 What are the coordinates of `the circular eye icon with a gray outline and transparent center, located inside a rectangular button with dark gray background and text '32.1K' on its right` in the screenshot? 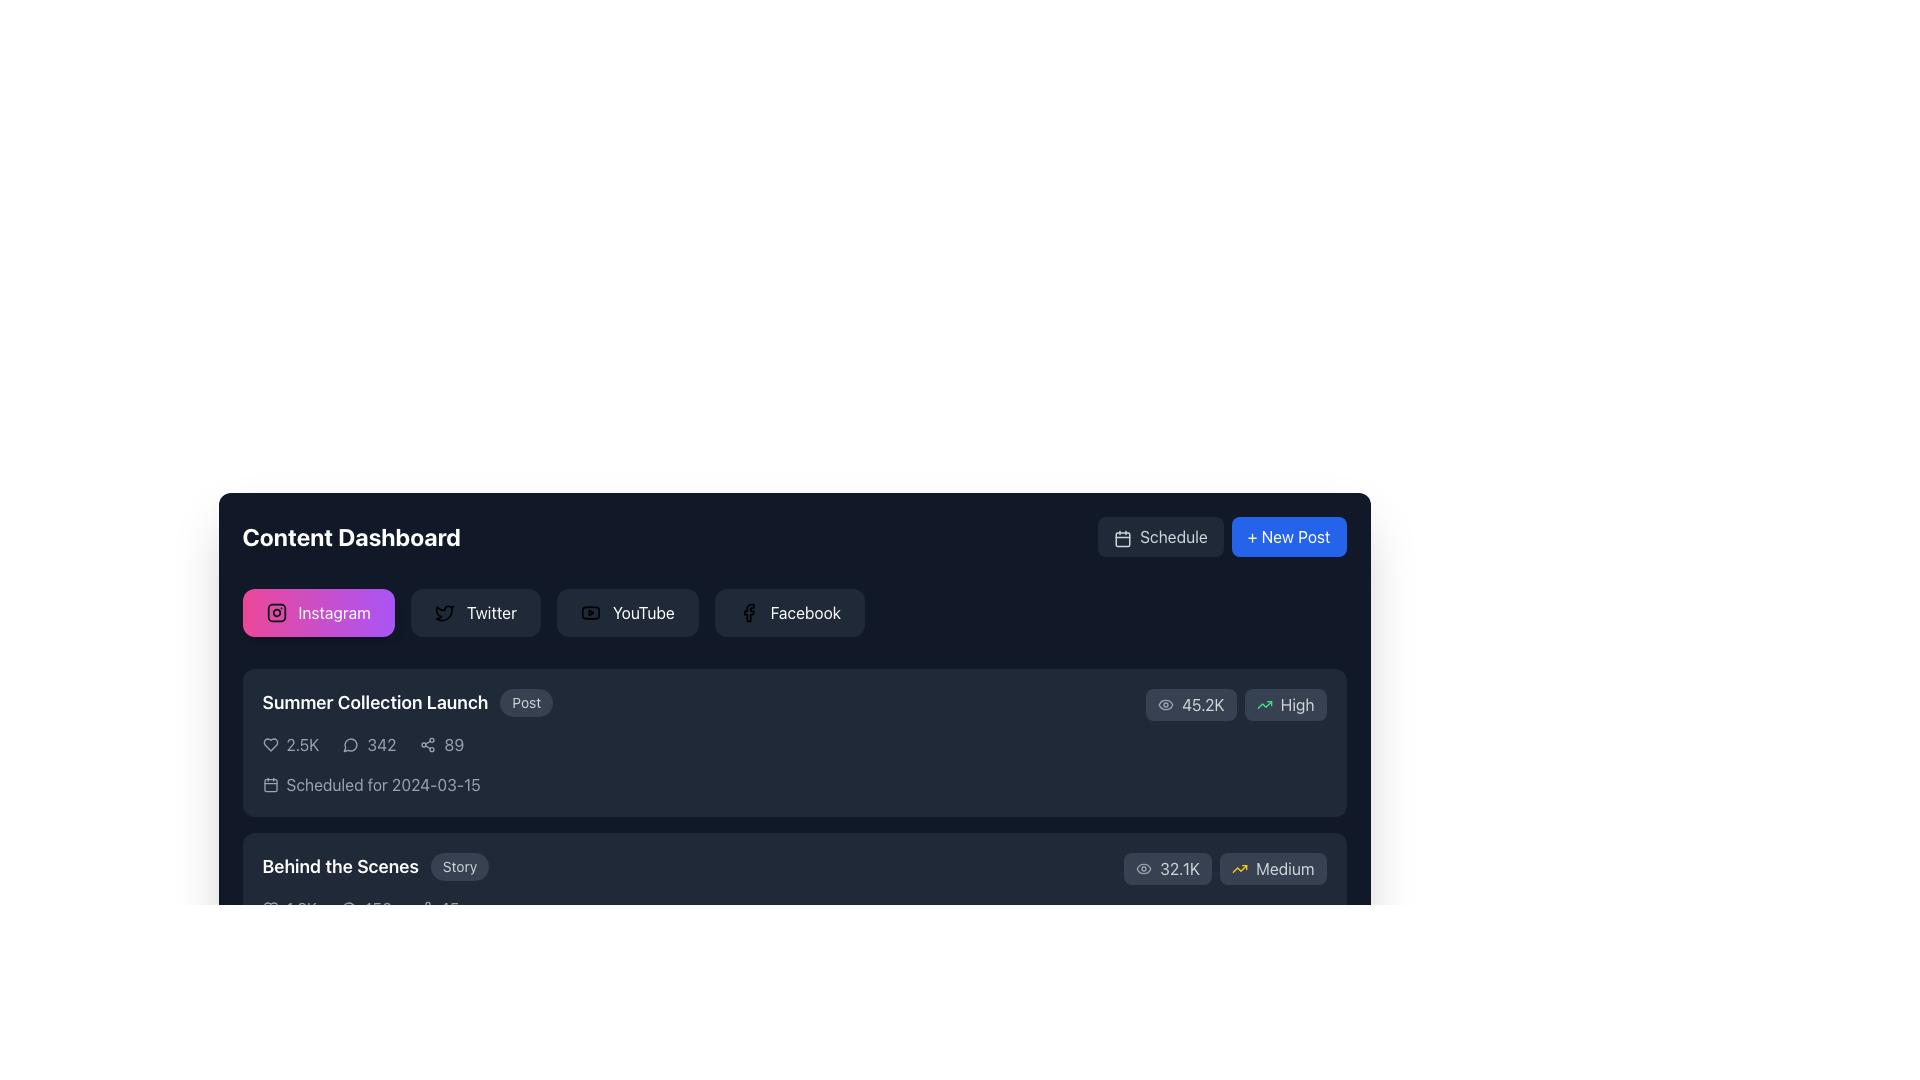 It's located at (1144, 867).